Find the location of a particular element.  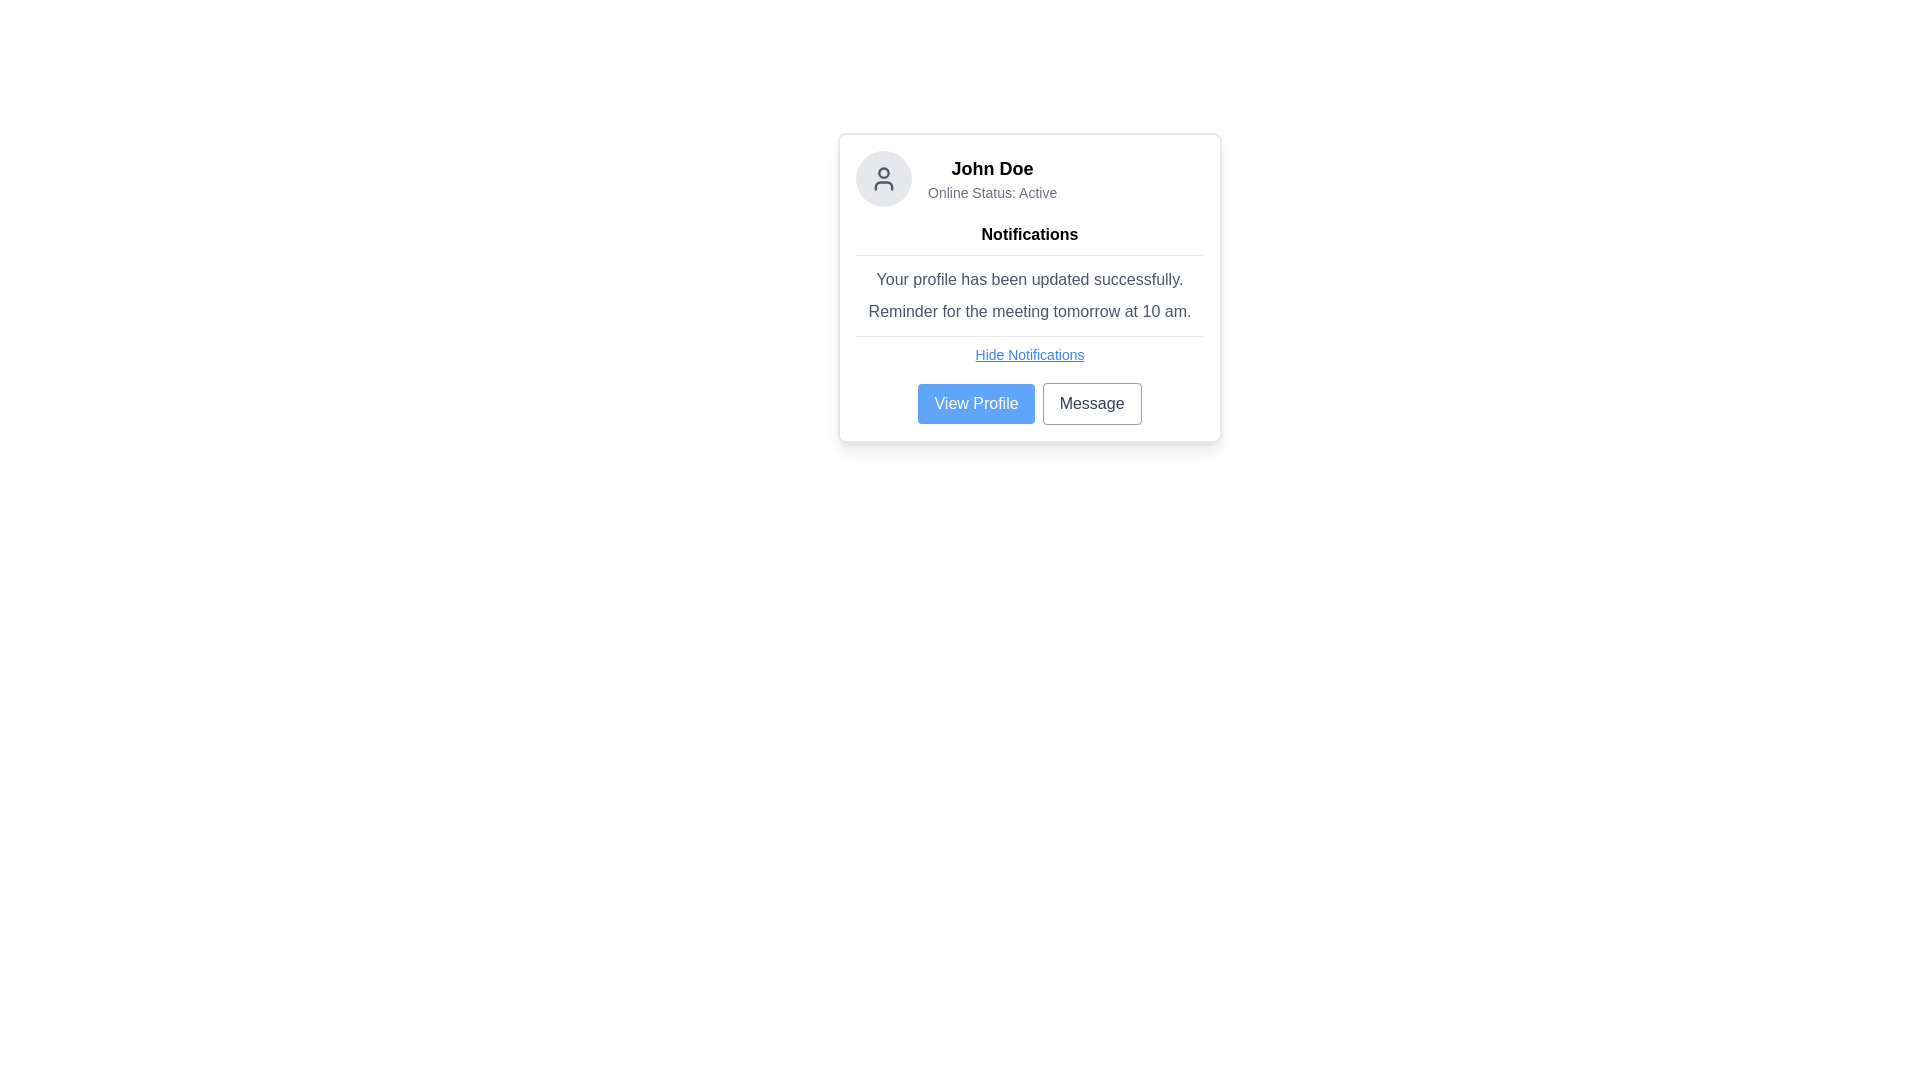

the notification area located below the 'Notifications' heading within the user profile card, which is the first block of text content after the title and is centrally aligned within the modal popup is located at coordinates (1030, 296).